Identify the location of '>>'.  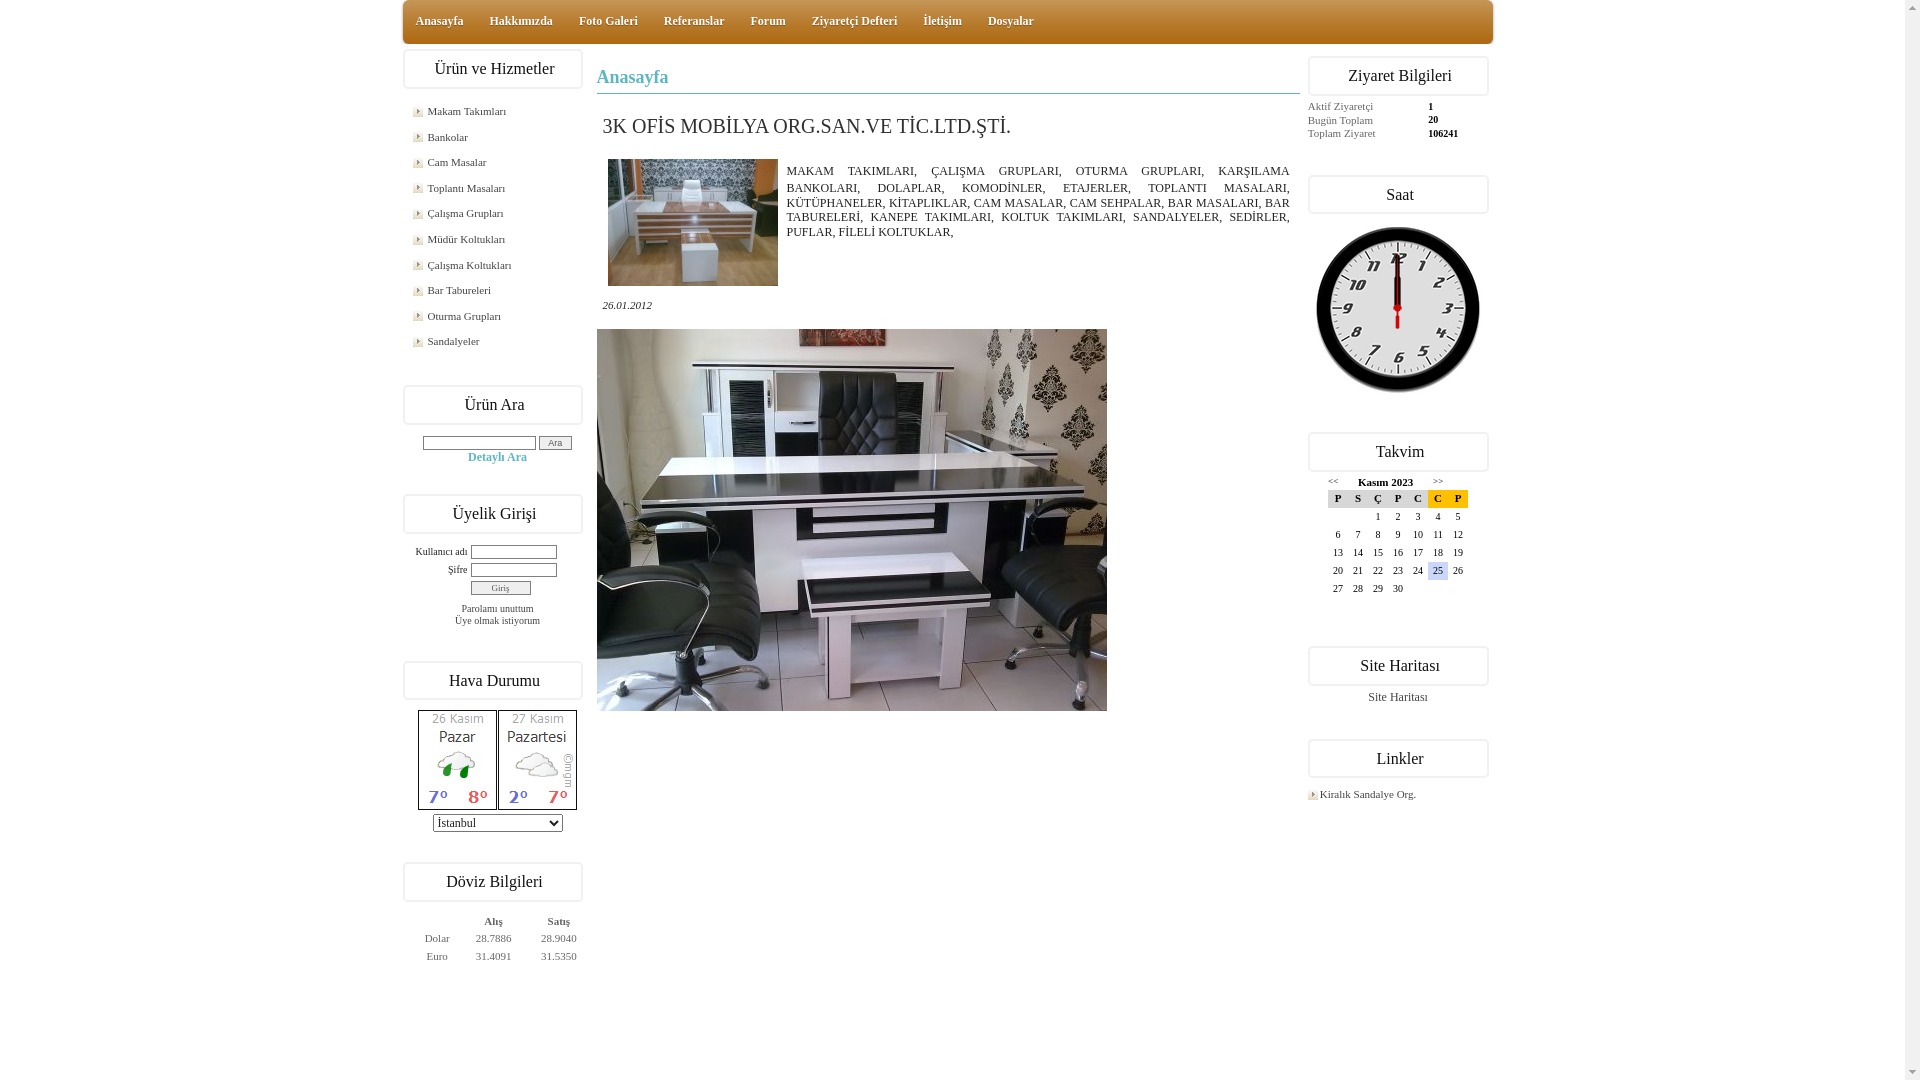
(1432, 481).